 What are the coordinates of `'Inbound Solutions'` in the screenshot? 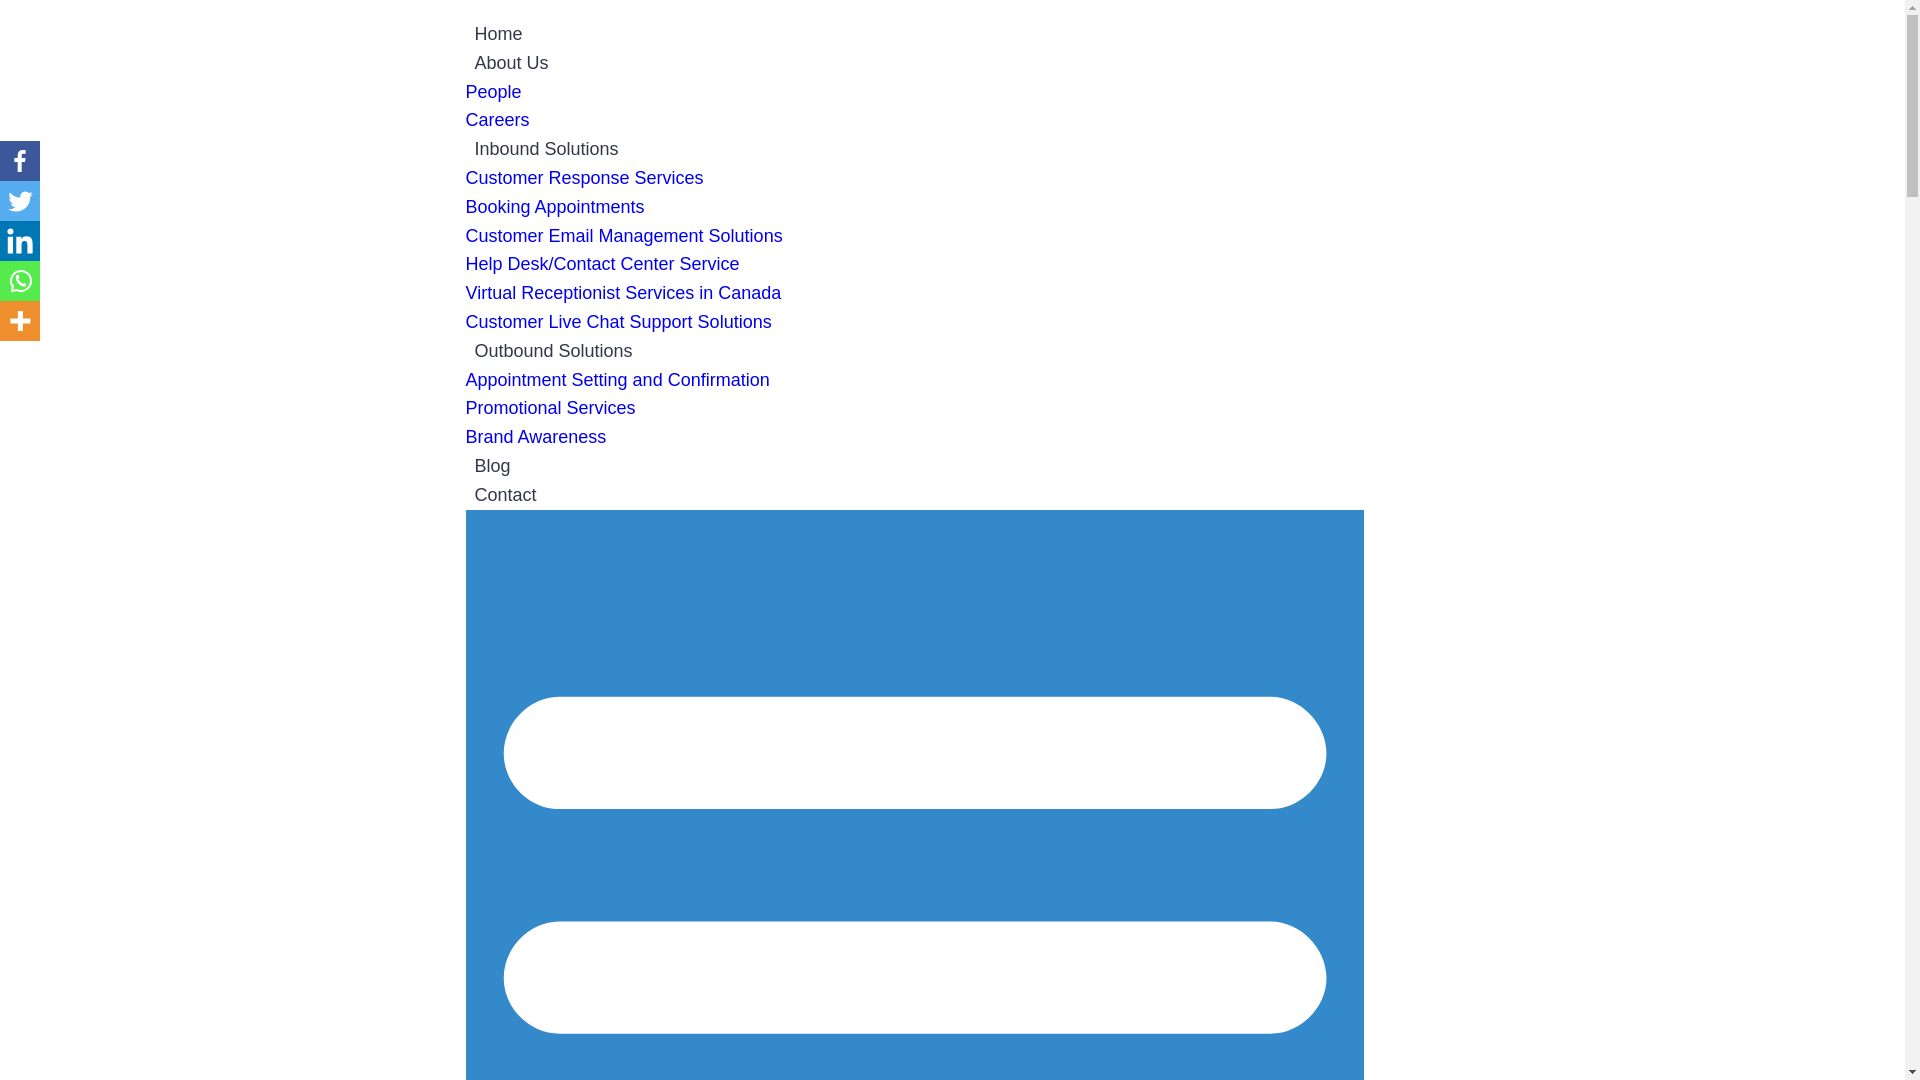 It's located at (547, 148).